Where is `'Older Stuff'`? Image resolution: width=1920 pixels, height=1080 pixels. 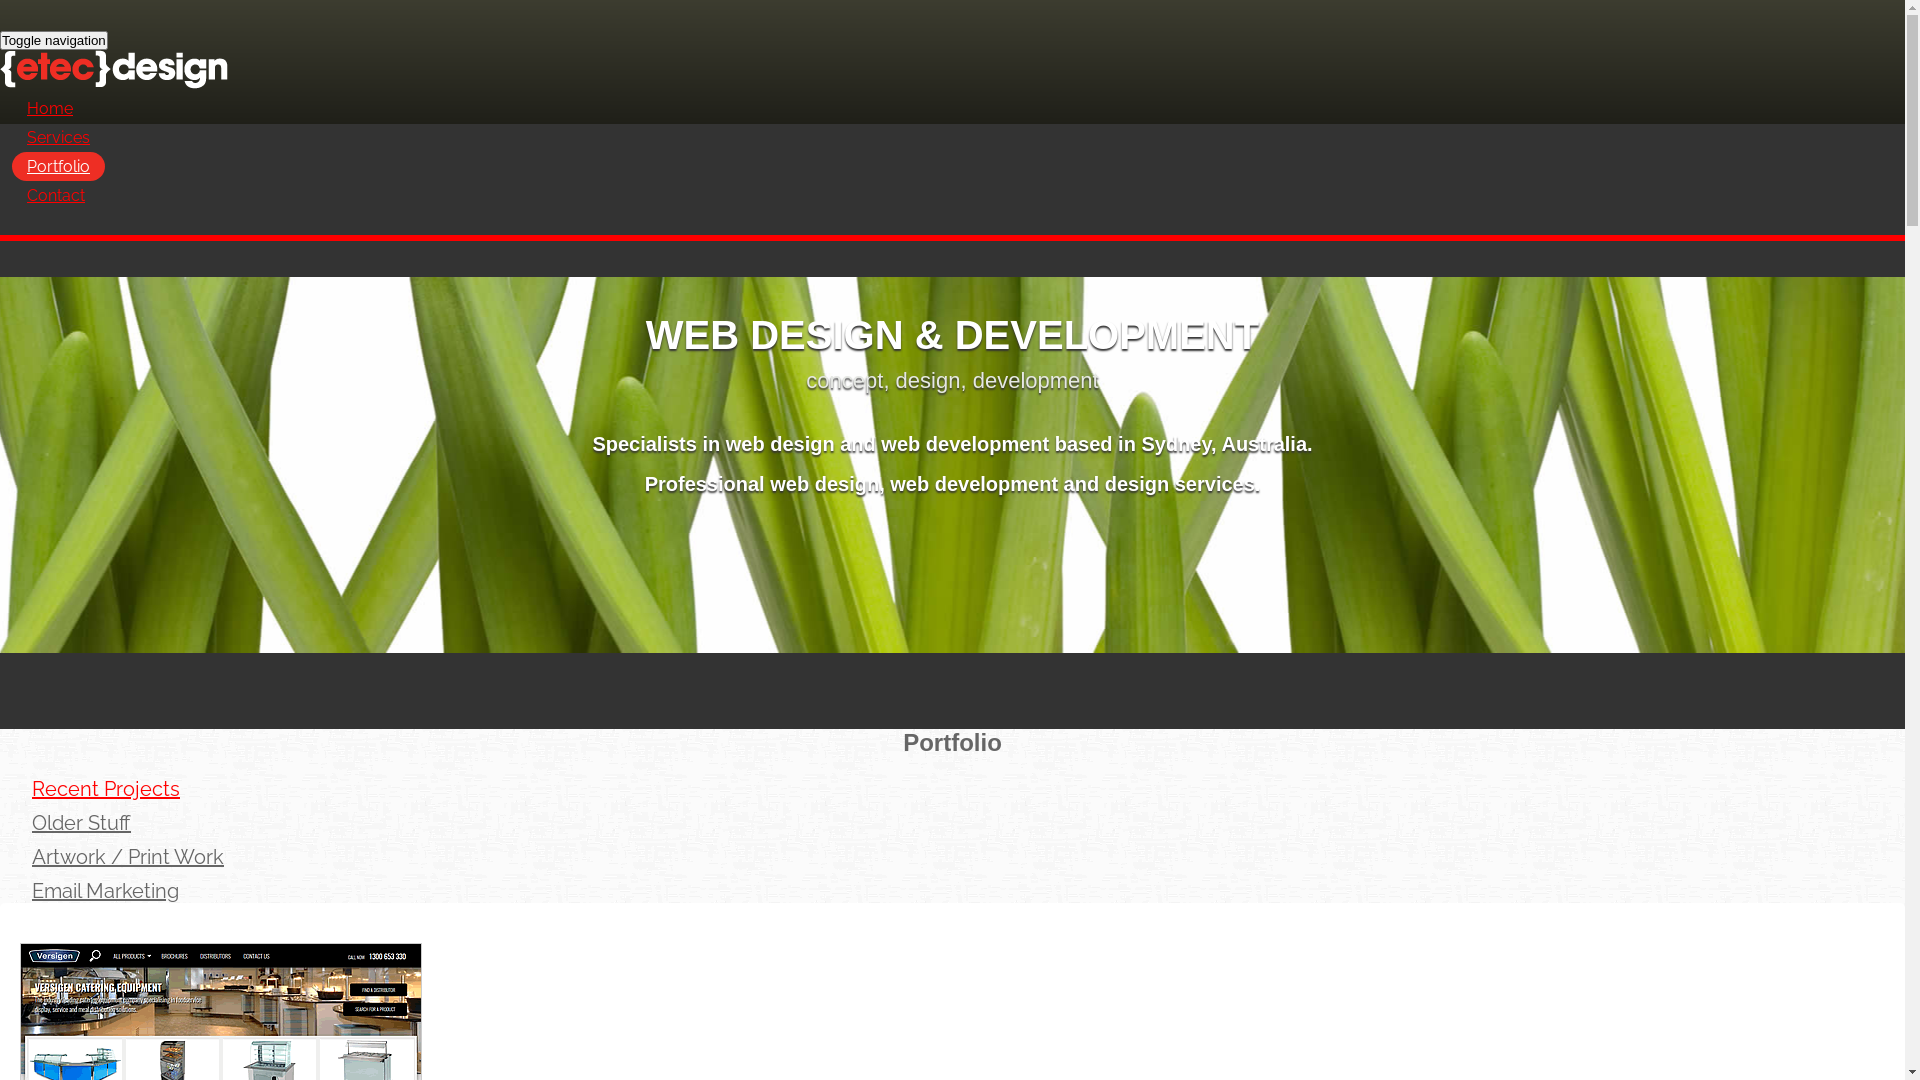 'Older Stuff' is located at coordinates (80, 822).